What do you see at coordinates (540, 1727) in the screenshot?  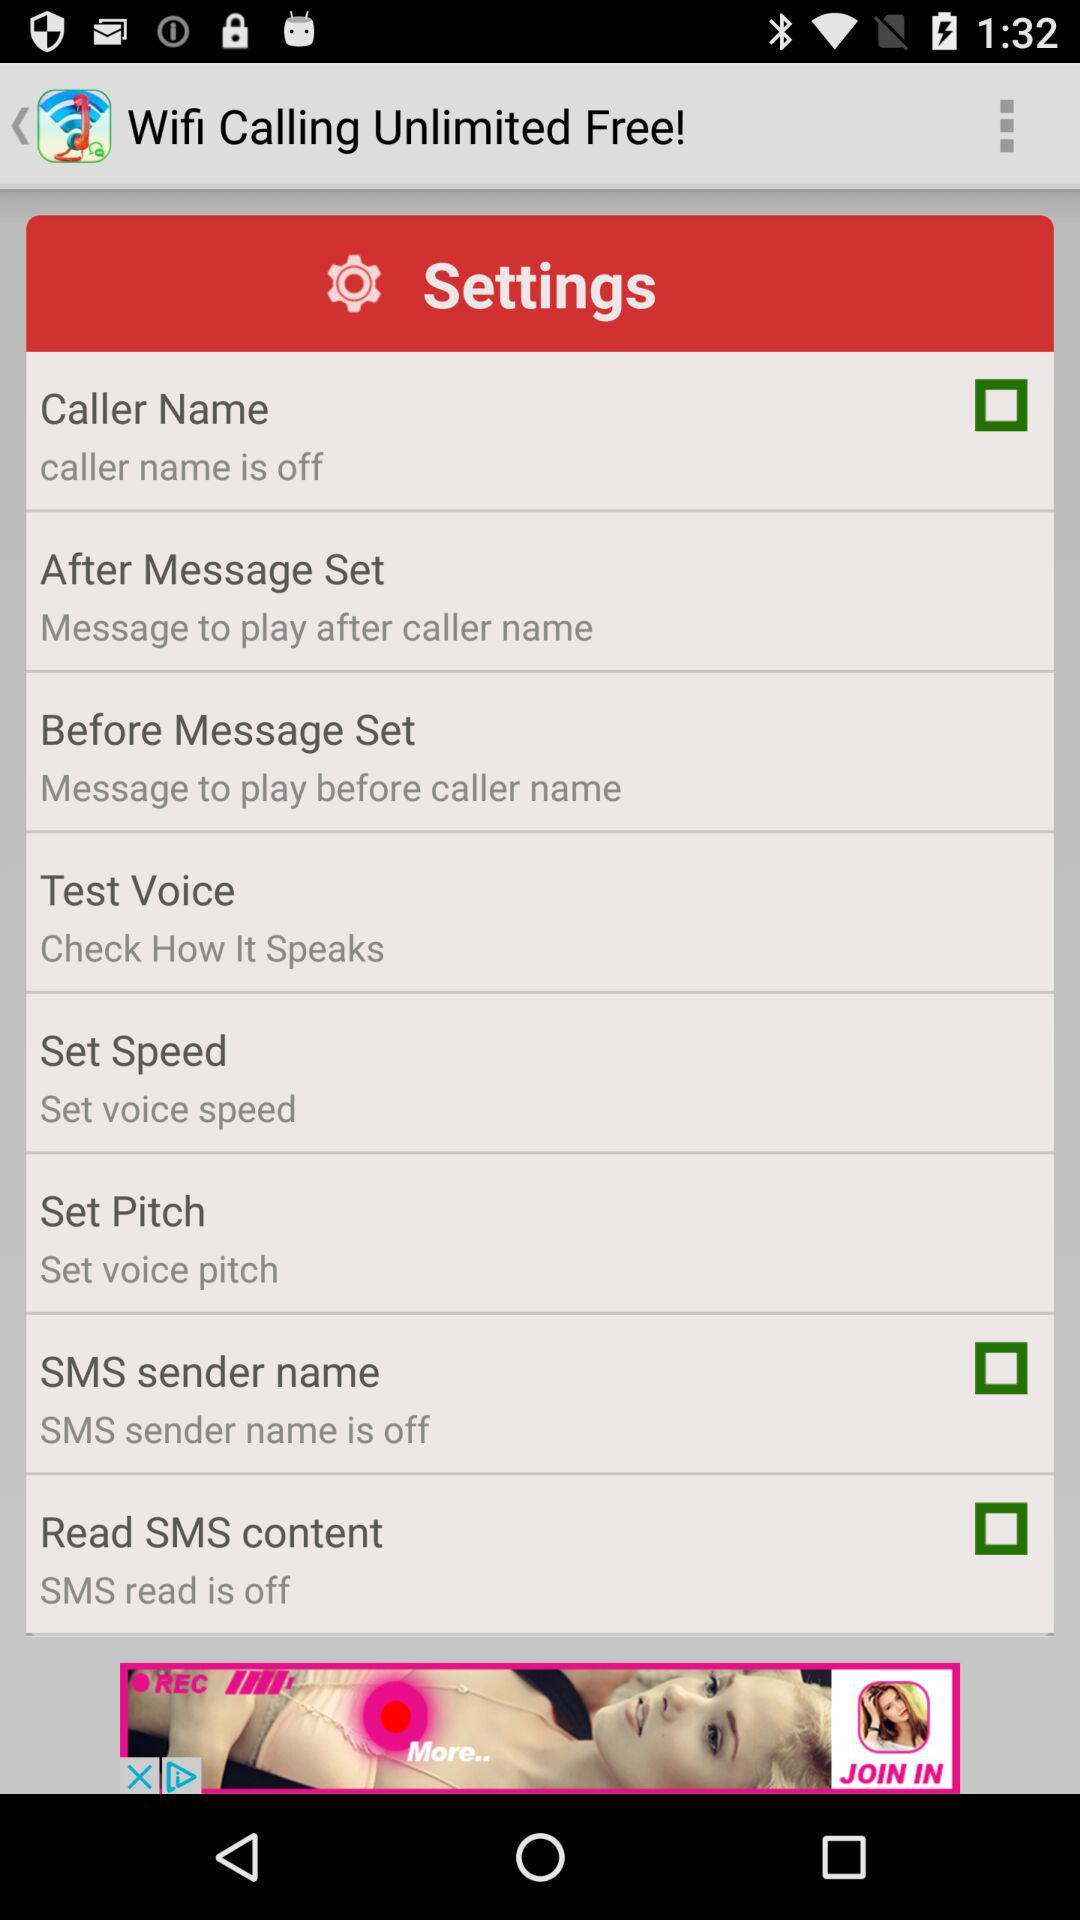 I see `link in advertisement` at bounding box center [540, 1727].